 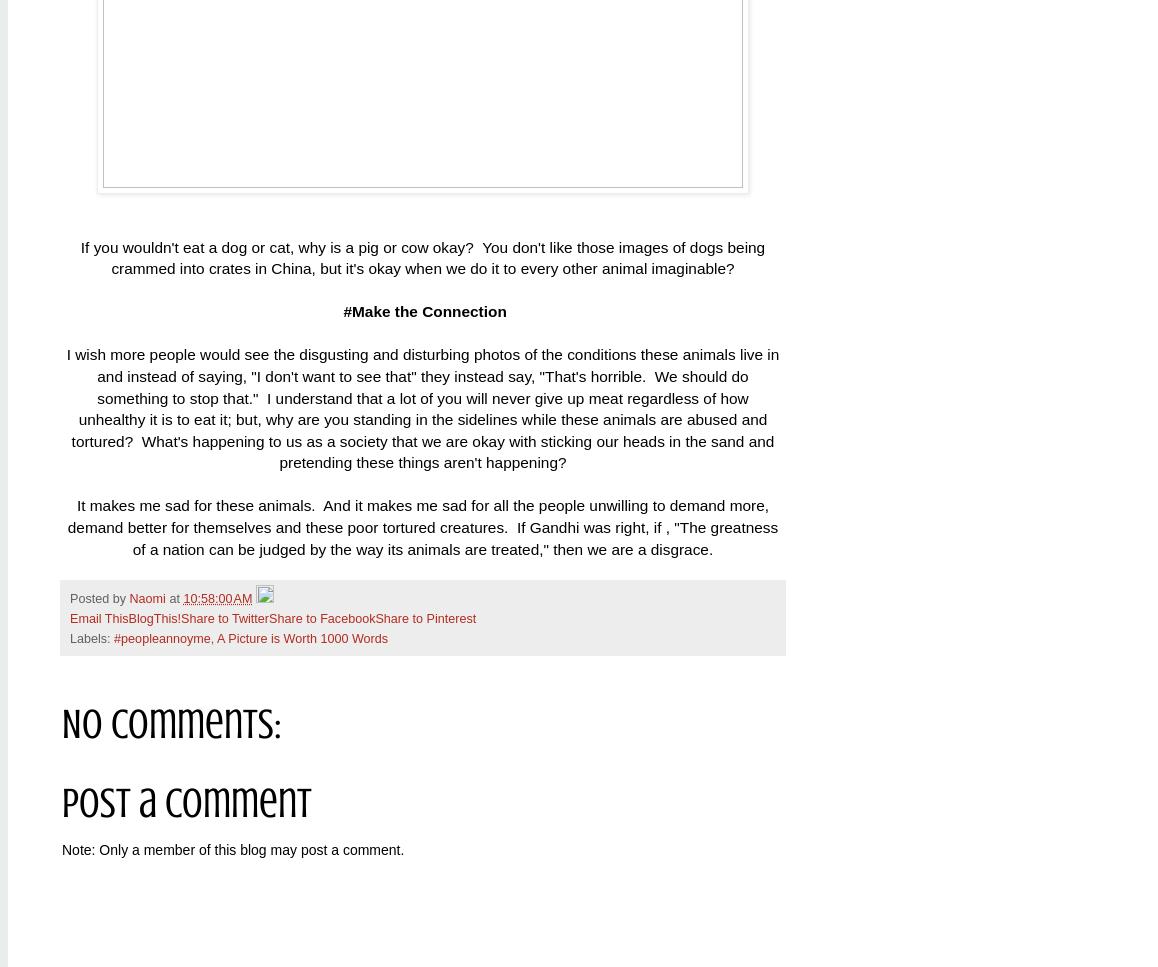 I want to click on 'Posted by', so click(x=99, y=598).